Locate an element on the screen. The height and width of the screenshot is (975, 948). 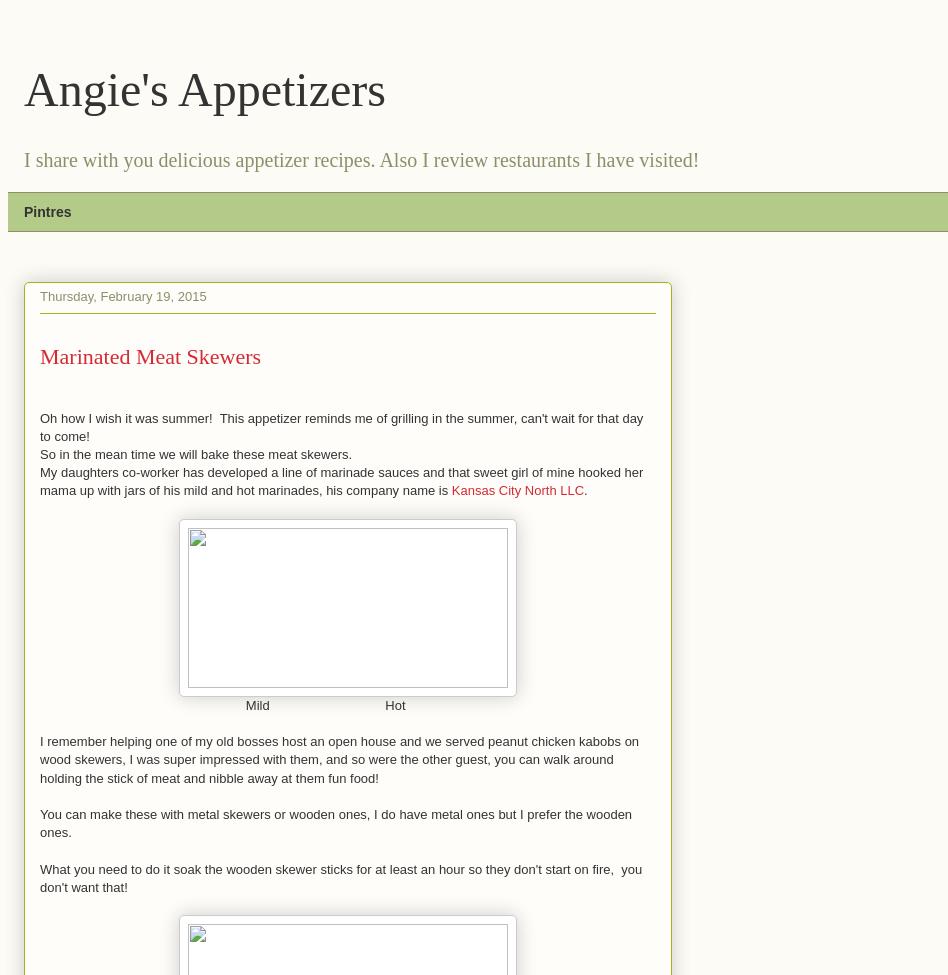
'Oh how I wish it was summer!  This appetizer reminds me of grilling in the summer, can't wait for that day to come!' is located at coordinates (341, 426).